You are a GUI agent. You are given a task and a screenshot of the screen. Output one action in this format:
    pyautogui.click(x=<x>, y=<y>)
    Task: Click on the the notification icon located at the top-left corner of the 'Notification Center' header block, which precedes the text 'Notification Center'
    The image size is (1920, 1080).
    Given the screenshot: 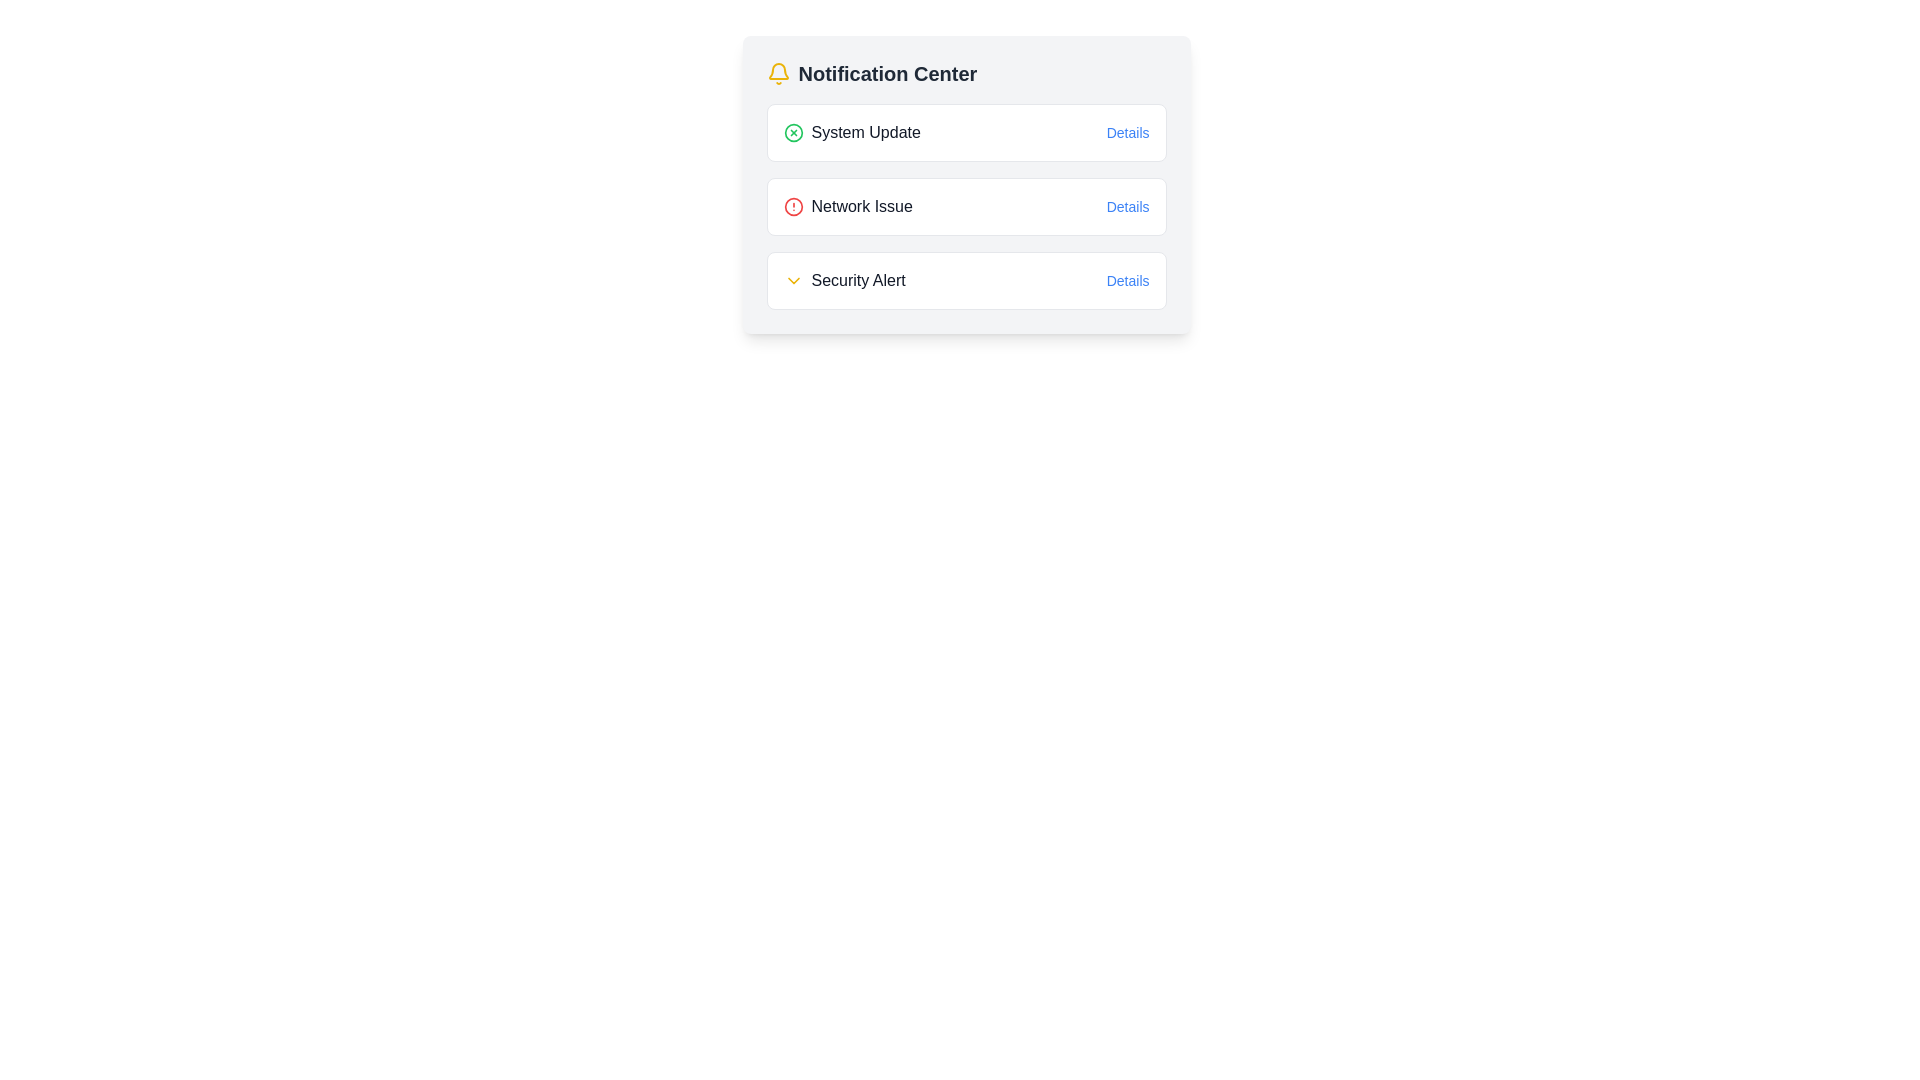 What is the action you would take?
    pyautogui.click(x=777, y=72)
    